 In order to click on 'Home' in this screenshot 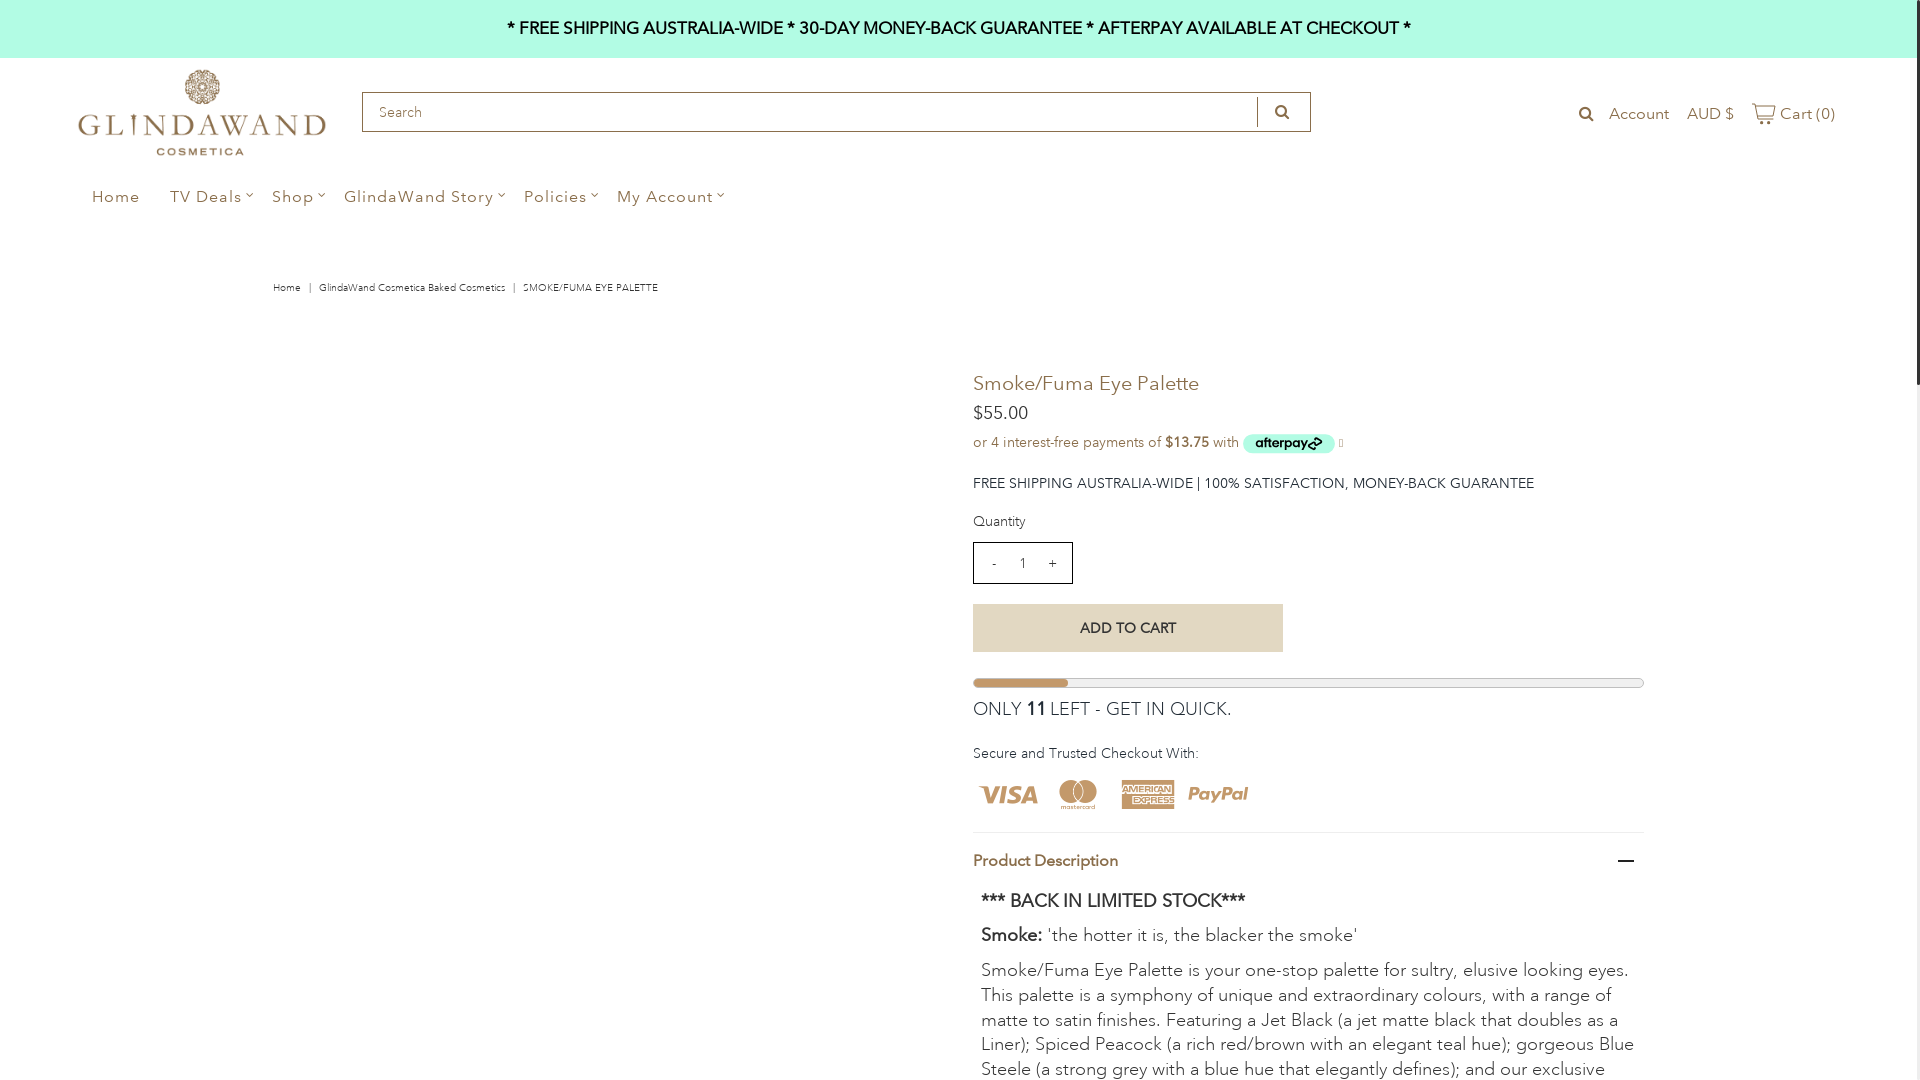, I will do `click(288, 288)`.